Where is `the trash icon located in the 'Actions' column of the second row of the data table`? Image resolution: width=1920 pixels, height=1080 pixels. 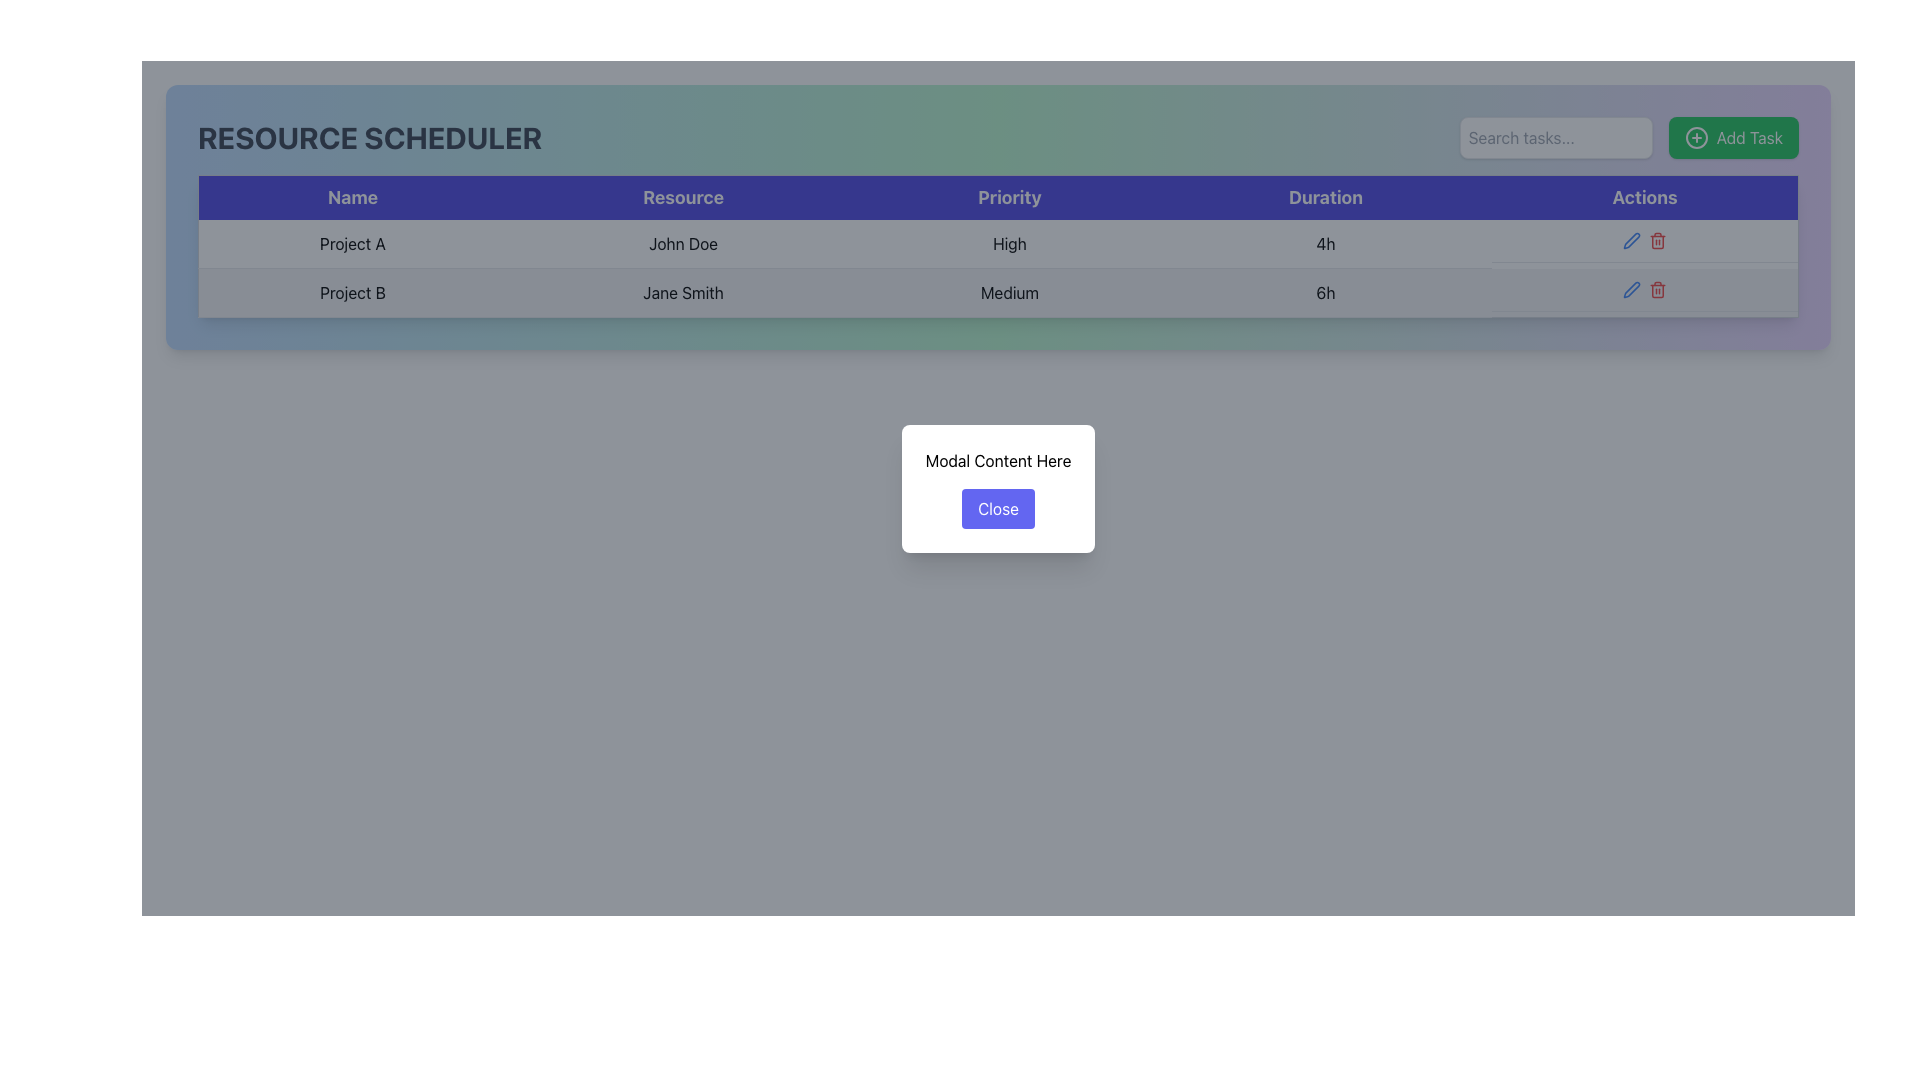
the trash icon located in the 'Actions' column of the second row of the data table is located at coordinates (1658, 241).